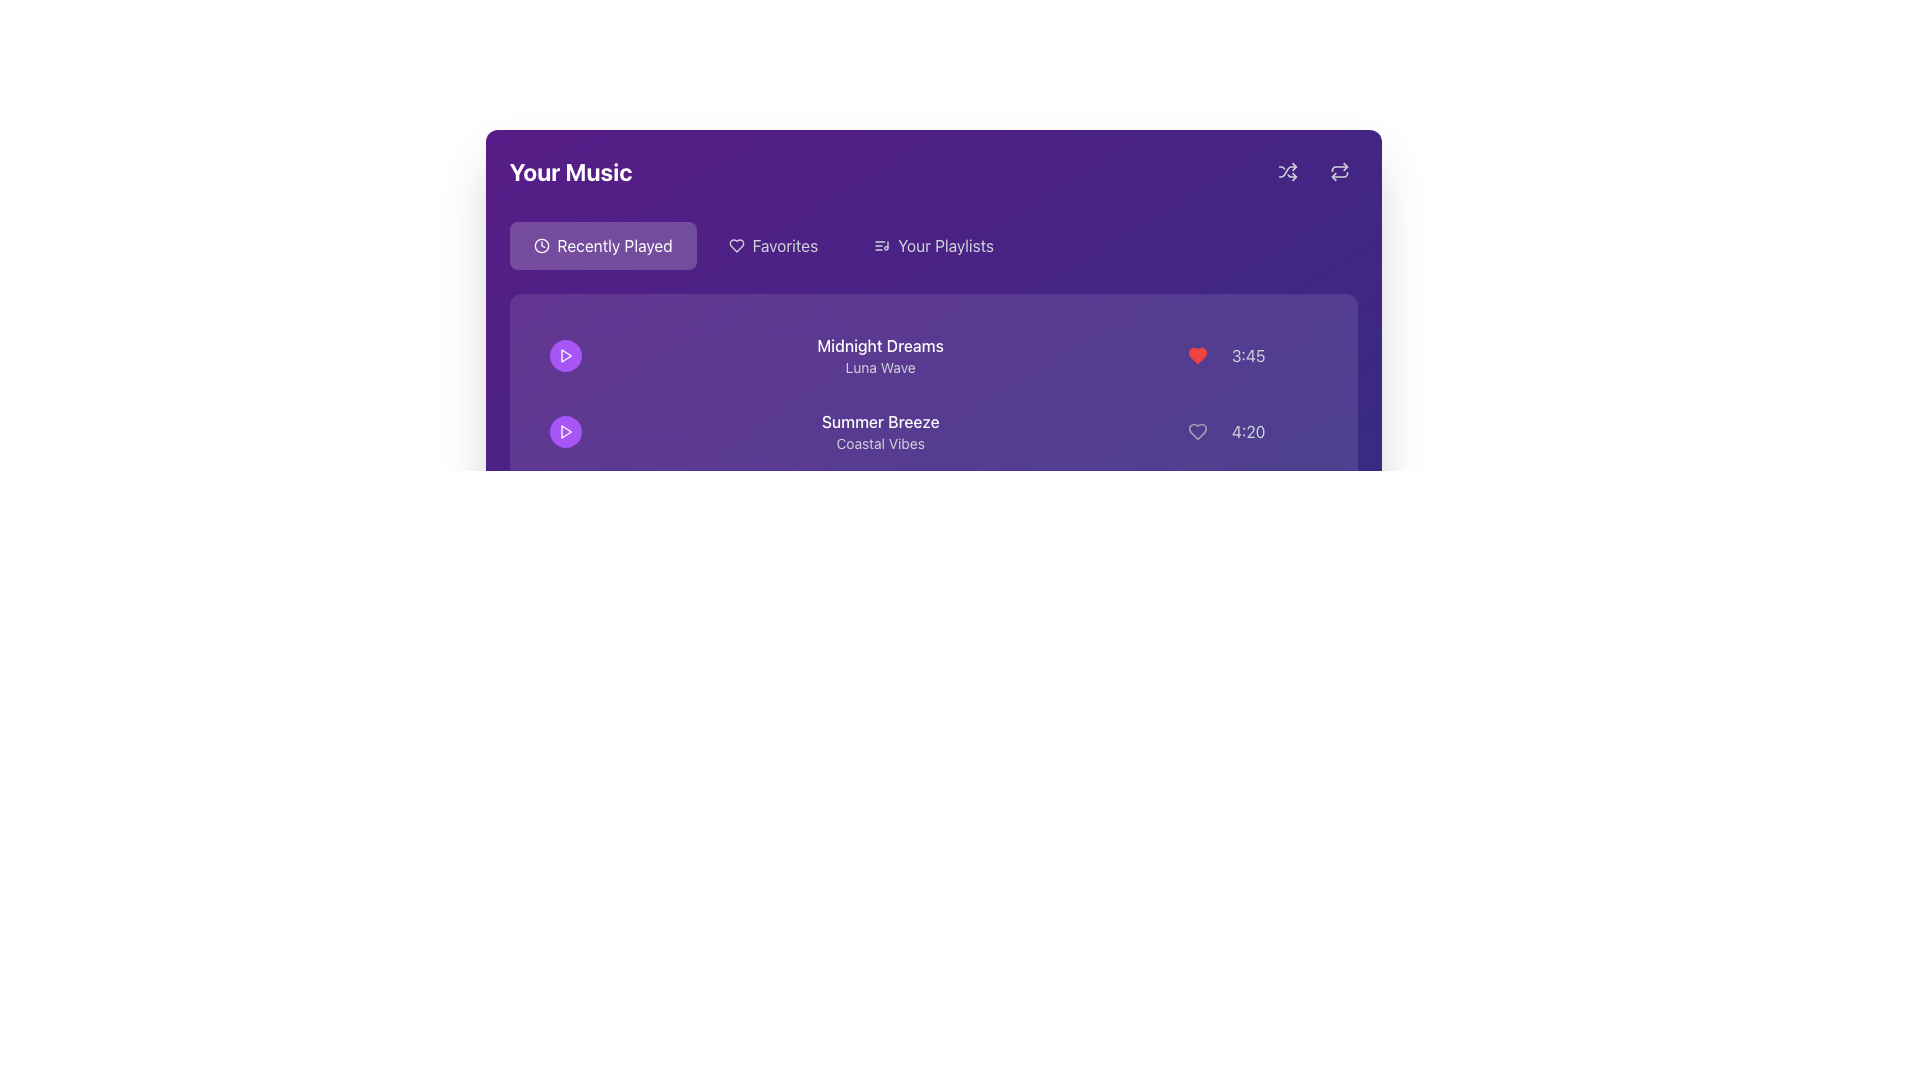  I want to click on the 'Recently Played' text label in the navigation menu to potentially highlight it or display additional information, so click(614, 245).